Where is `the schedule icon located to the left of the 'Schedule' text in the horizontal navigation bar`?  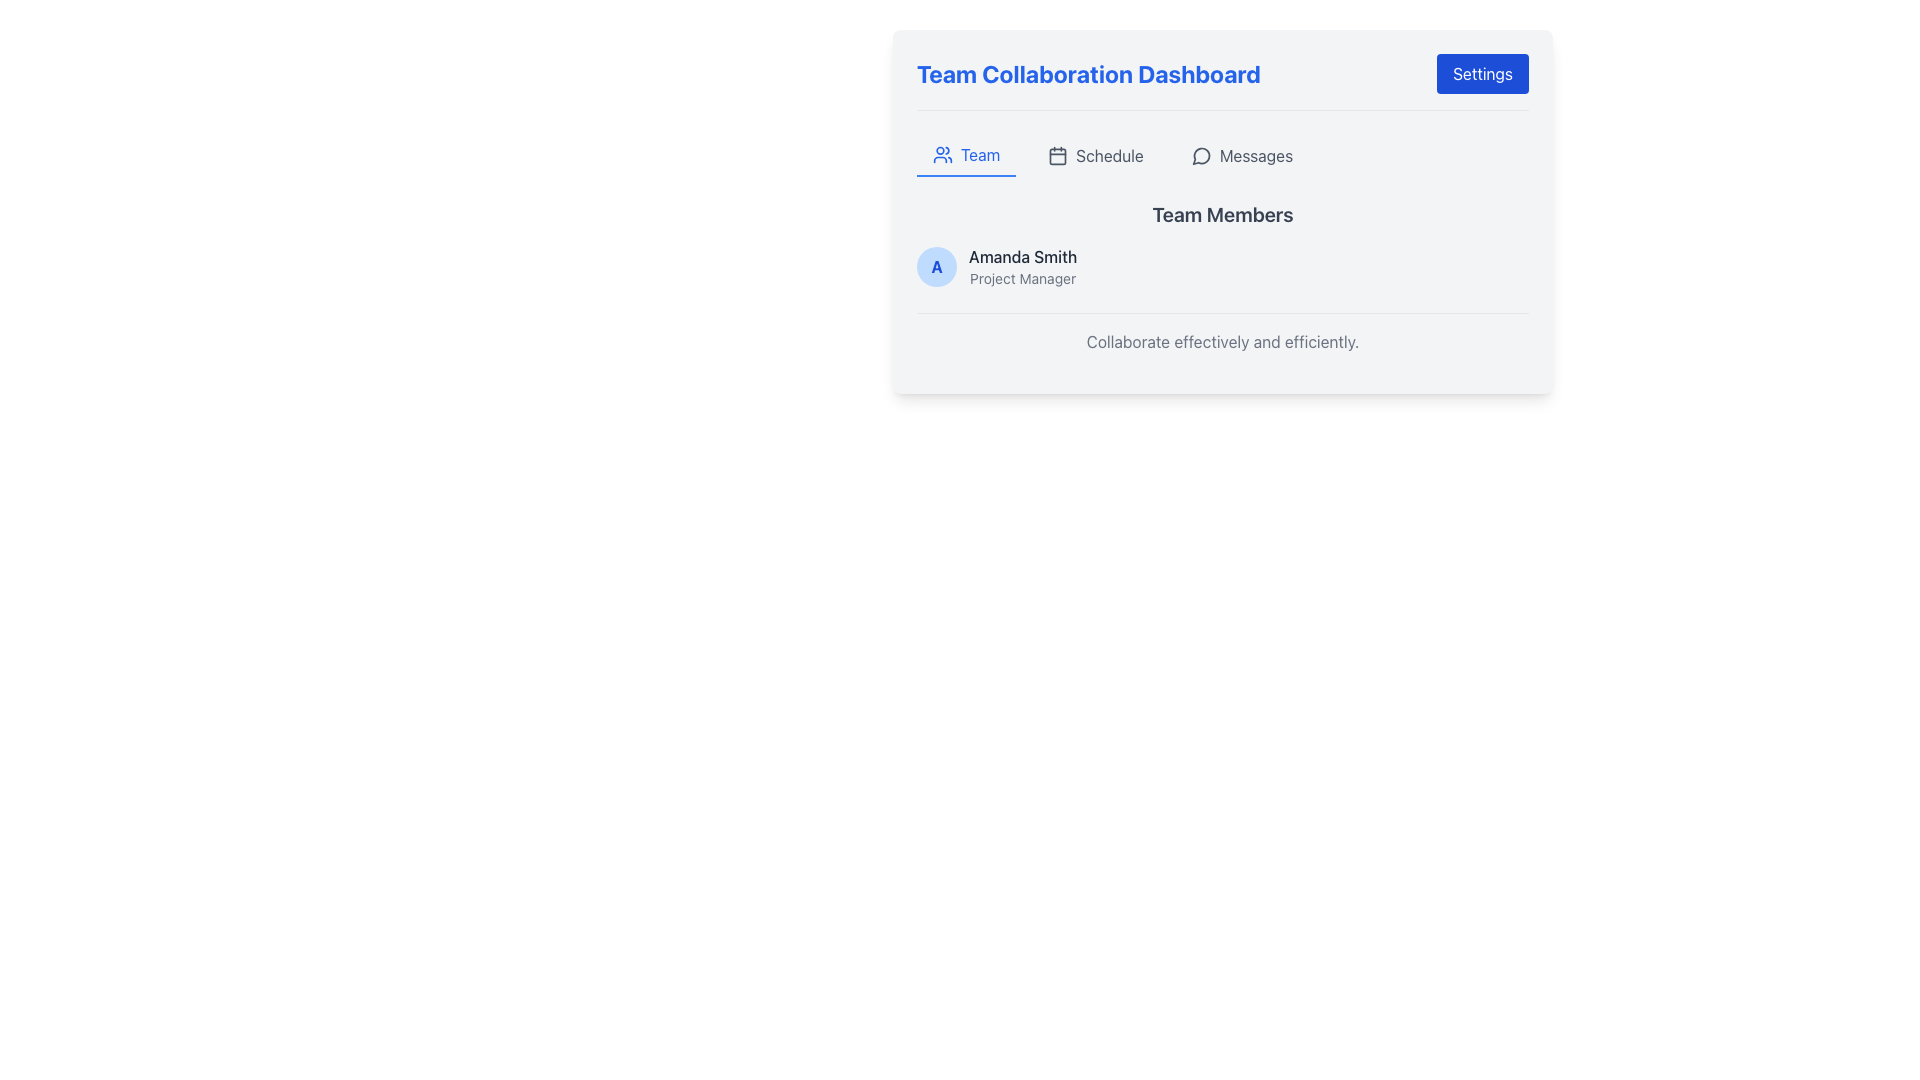
the schedule icon located to the left of the 'Schedule' text in the horizontal navigation bar is located at coordinates (1057, 154).